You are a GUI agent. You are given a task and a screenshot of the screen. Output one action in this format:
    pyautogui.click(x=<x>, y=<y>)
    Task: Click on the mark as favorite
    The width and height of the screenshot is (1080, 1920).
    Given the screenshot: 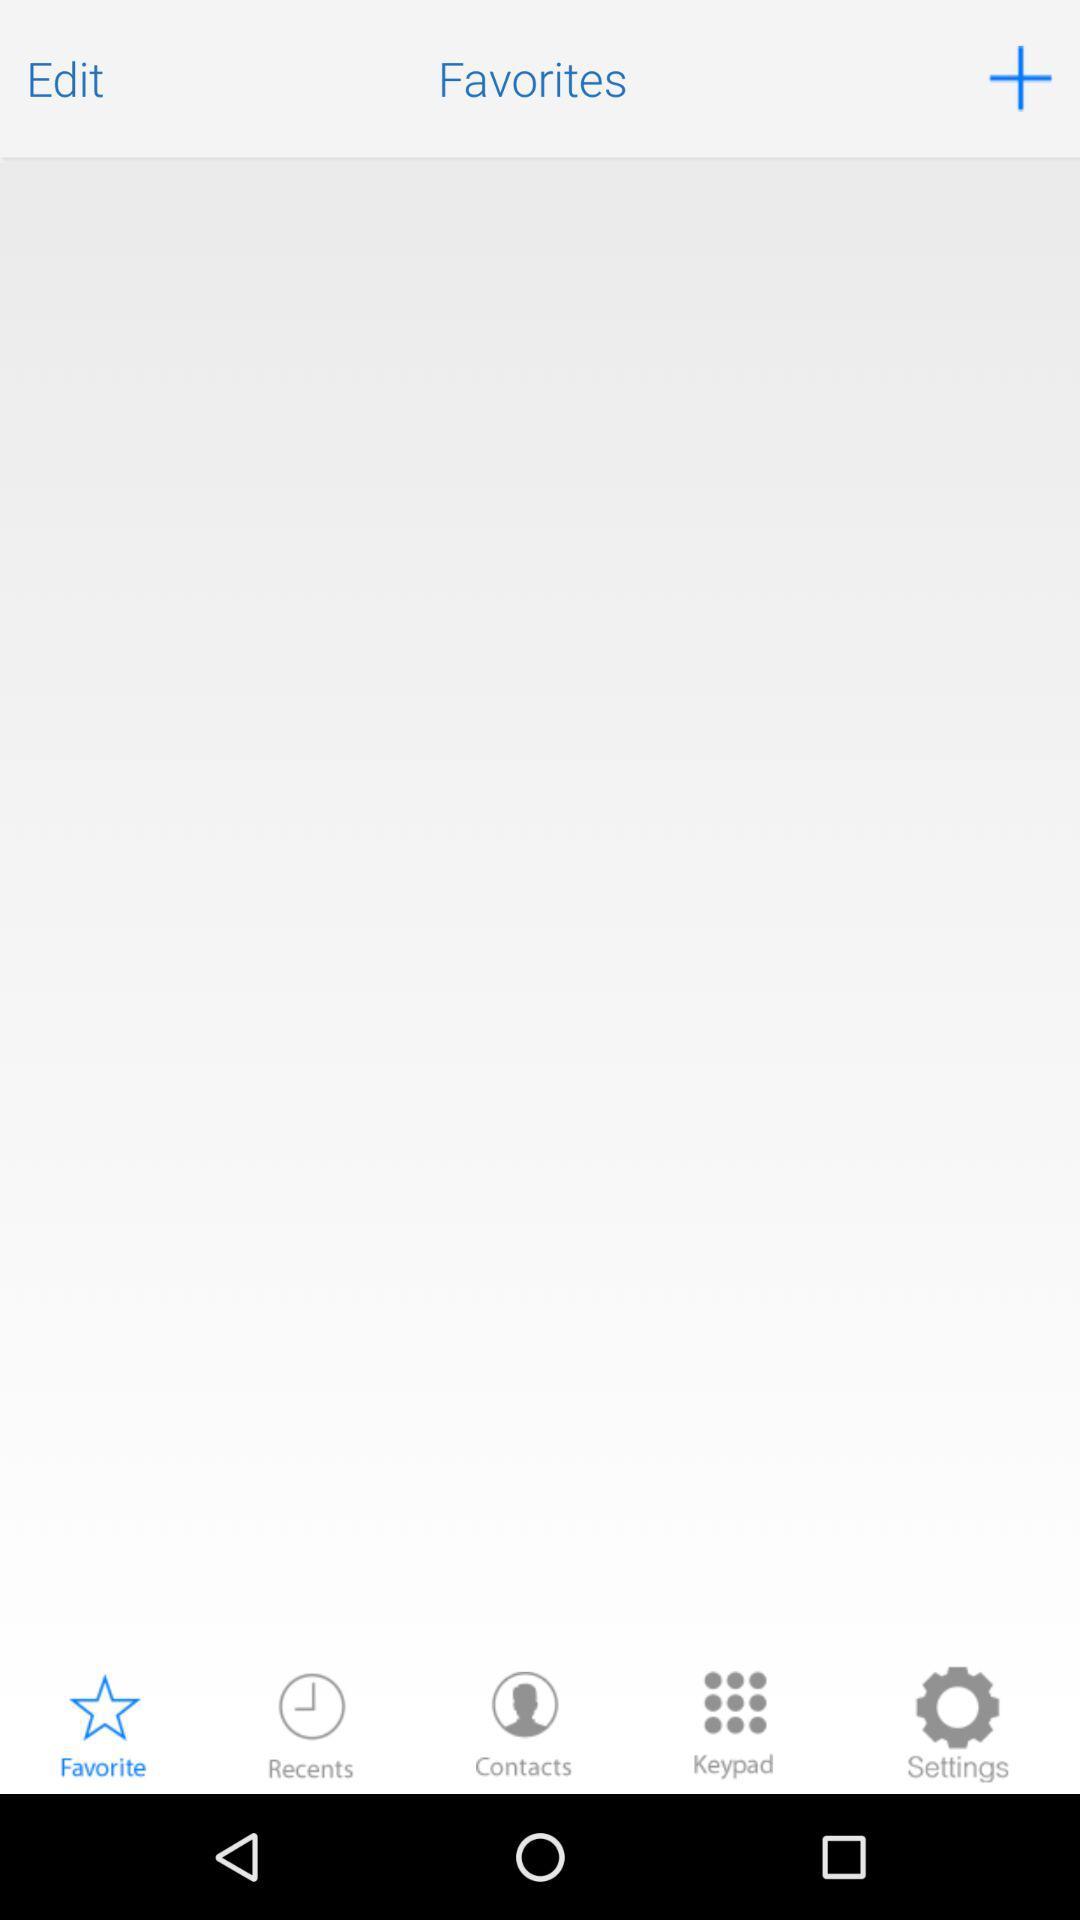 What is the action you would take?
    pyautogui.click(x=103, y=1723)
    